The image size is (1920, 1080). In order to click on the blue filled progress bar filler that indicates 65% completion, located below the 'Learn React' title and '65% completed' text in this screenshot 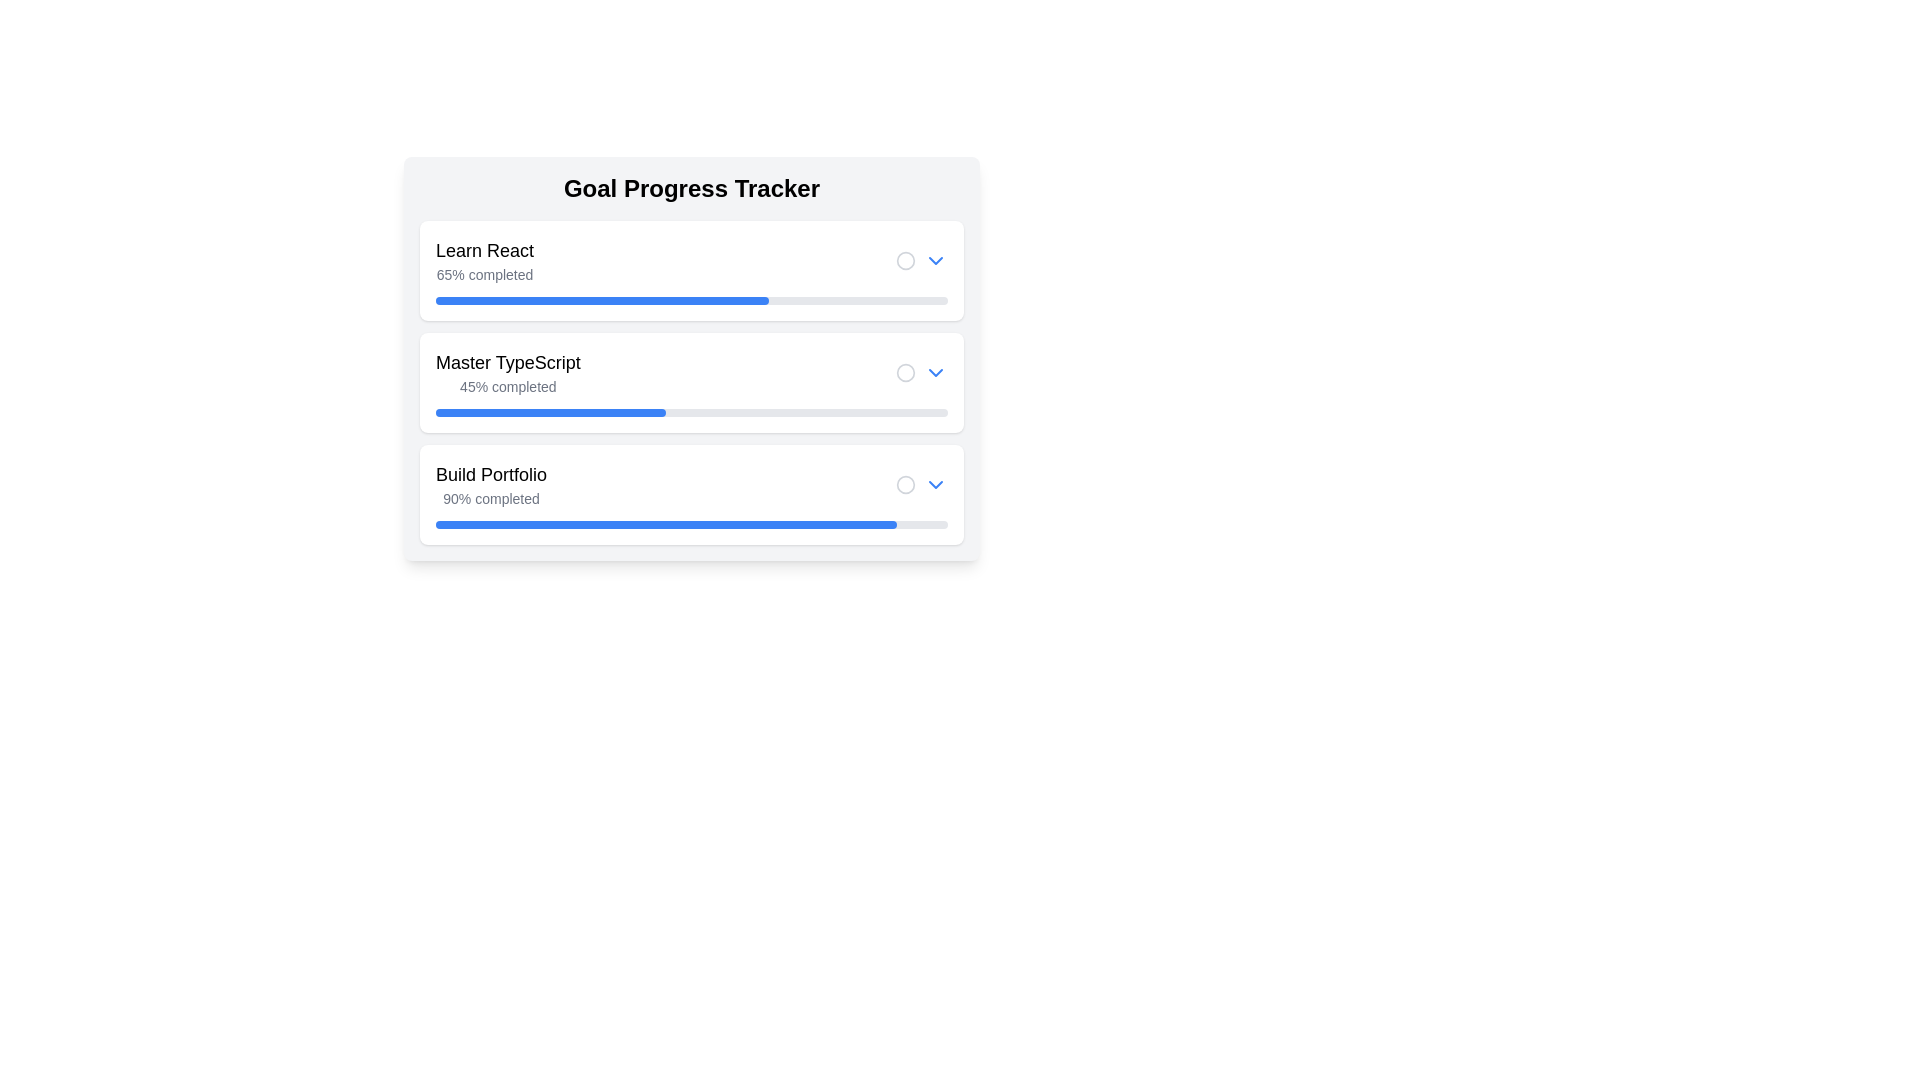, I will do `click(601, 300)`.